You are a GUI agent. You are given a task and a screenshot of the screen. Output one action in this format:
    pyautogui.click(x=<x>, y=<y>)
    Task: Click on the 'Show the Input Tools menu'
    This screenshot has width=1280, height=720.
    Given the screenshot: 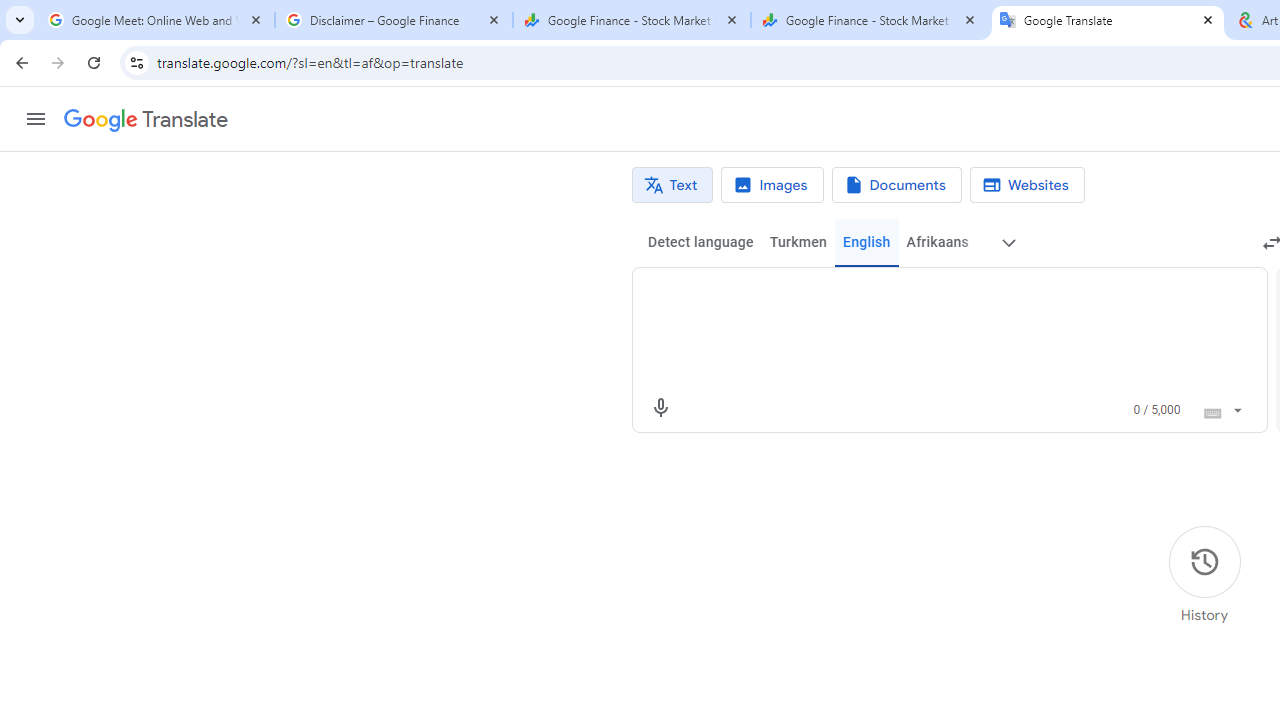 What is the action you would take?
    pyautogui.click(x=1236, y=406)
    